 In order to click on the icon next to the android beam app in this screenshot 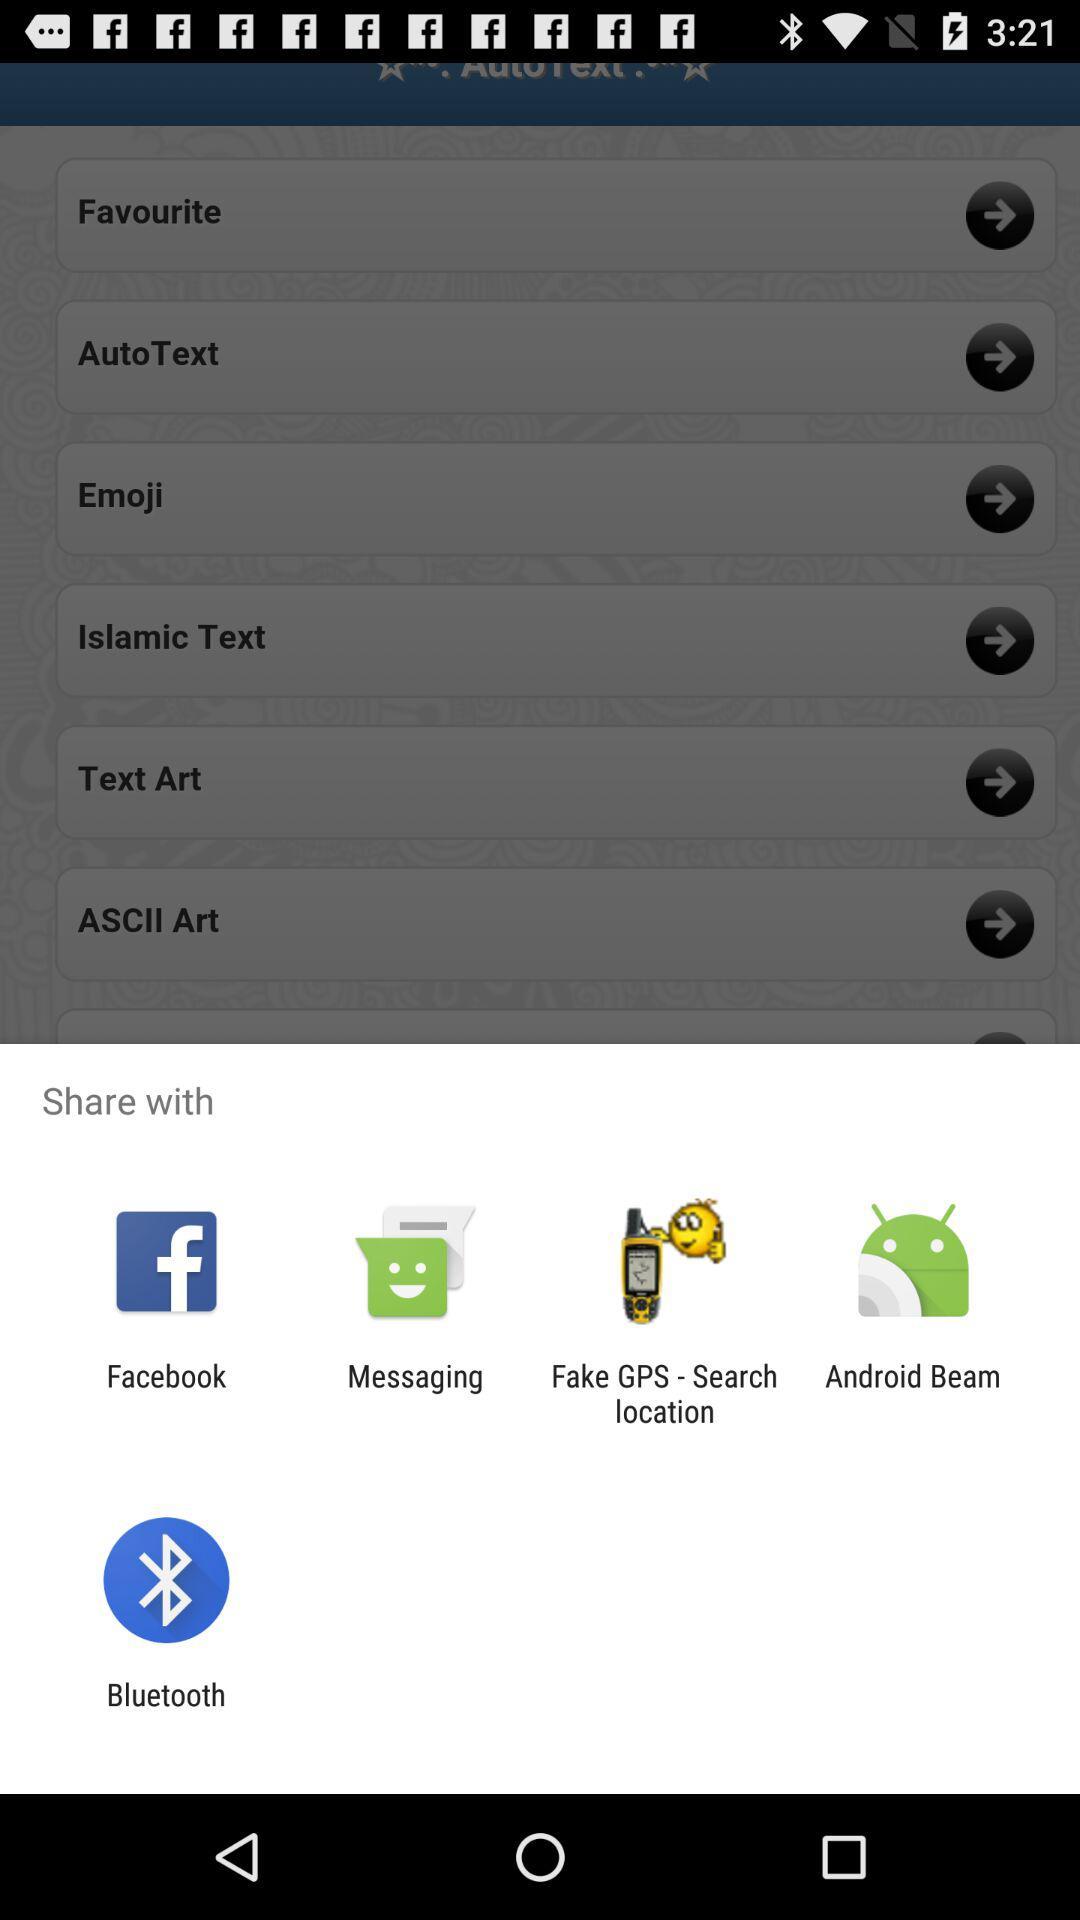, I will do `click(664, 1392)`.